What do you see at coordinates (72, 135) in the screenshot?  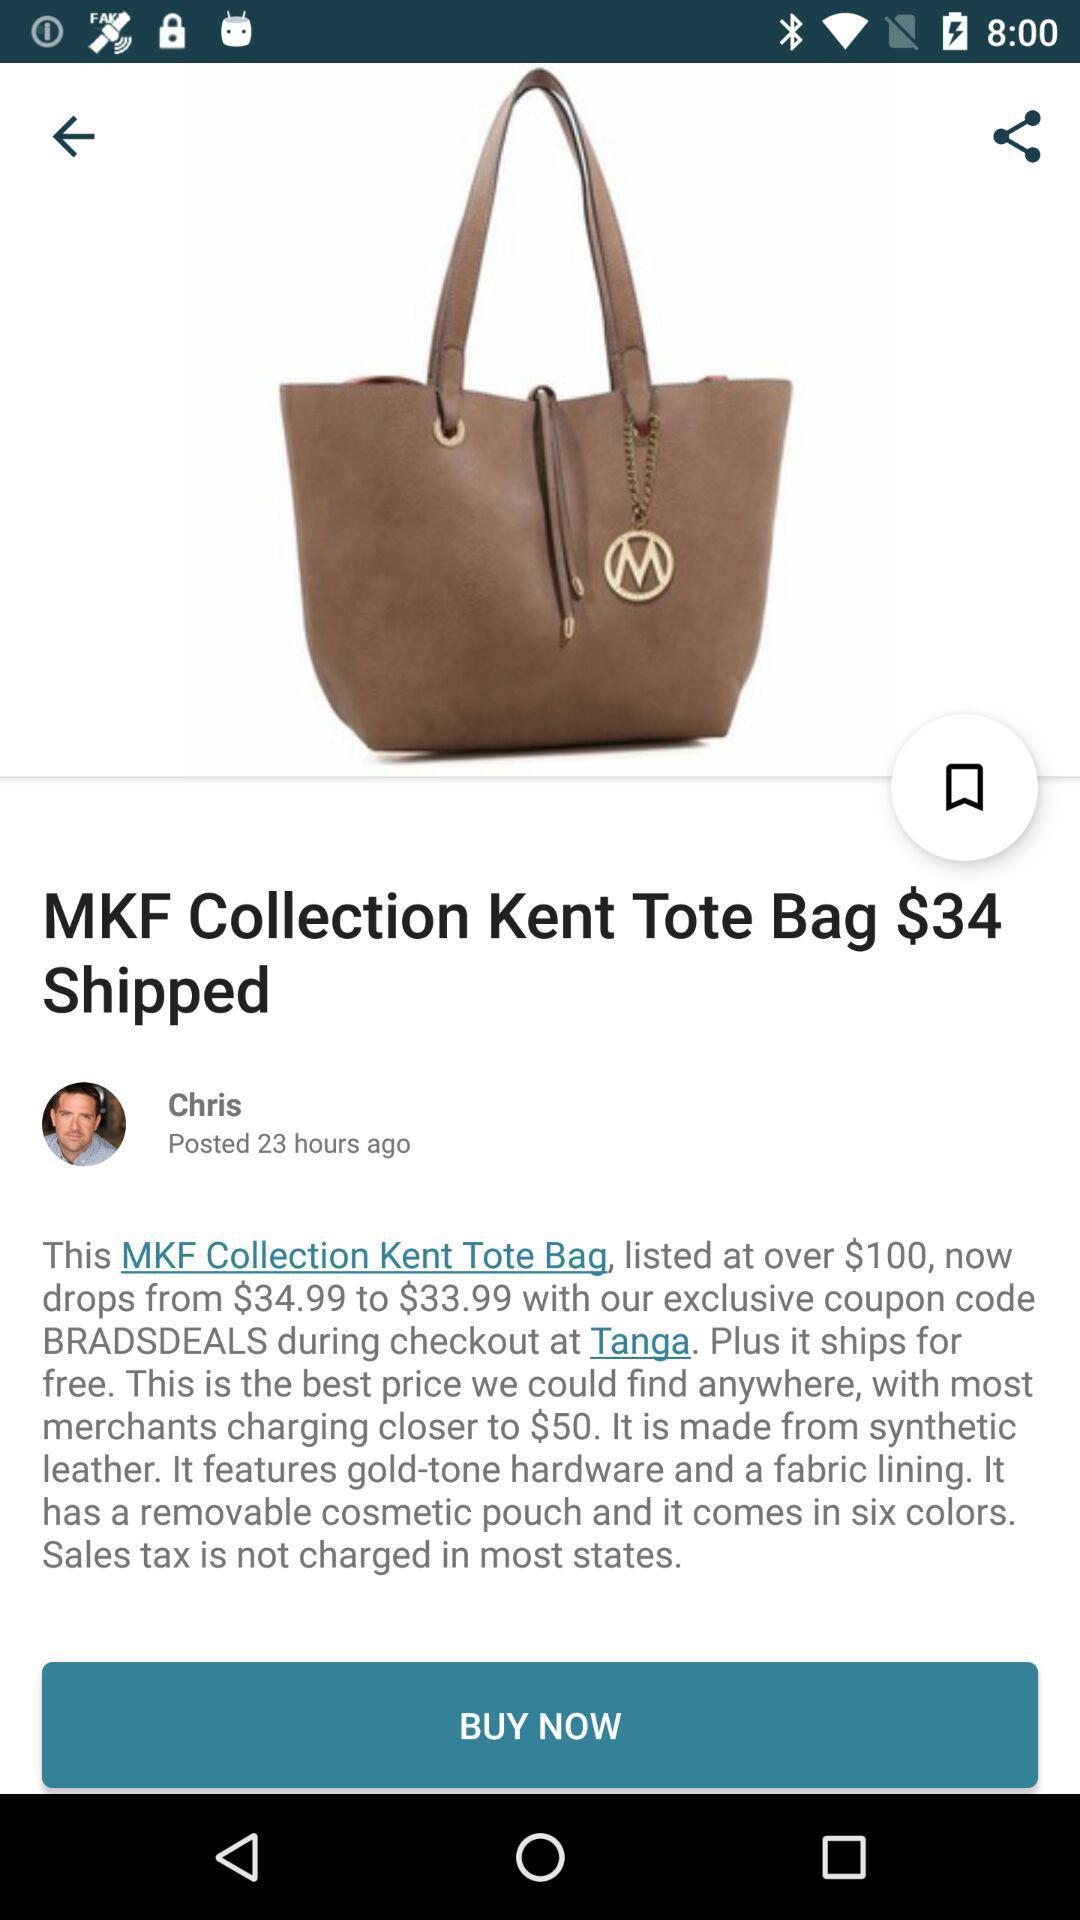 I see `icon at the top left corner` at bounding box center [72, 135].